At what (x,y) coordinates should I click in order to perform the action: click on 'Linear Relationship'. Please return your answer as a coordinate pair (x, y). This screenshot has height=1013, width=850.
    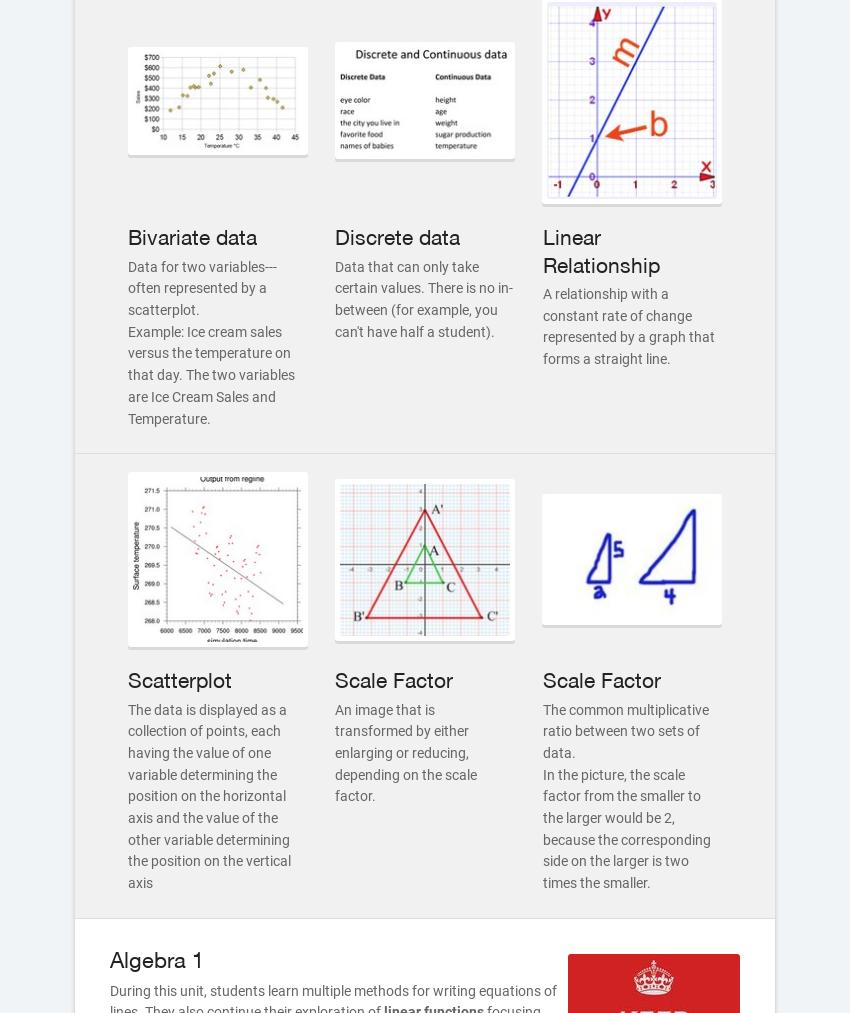
    Looking at the image, I should click on (599, 250).